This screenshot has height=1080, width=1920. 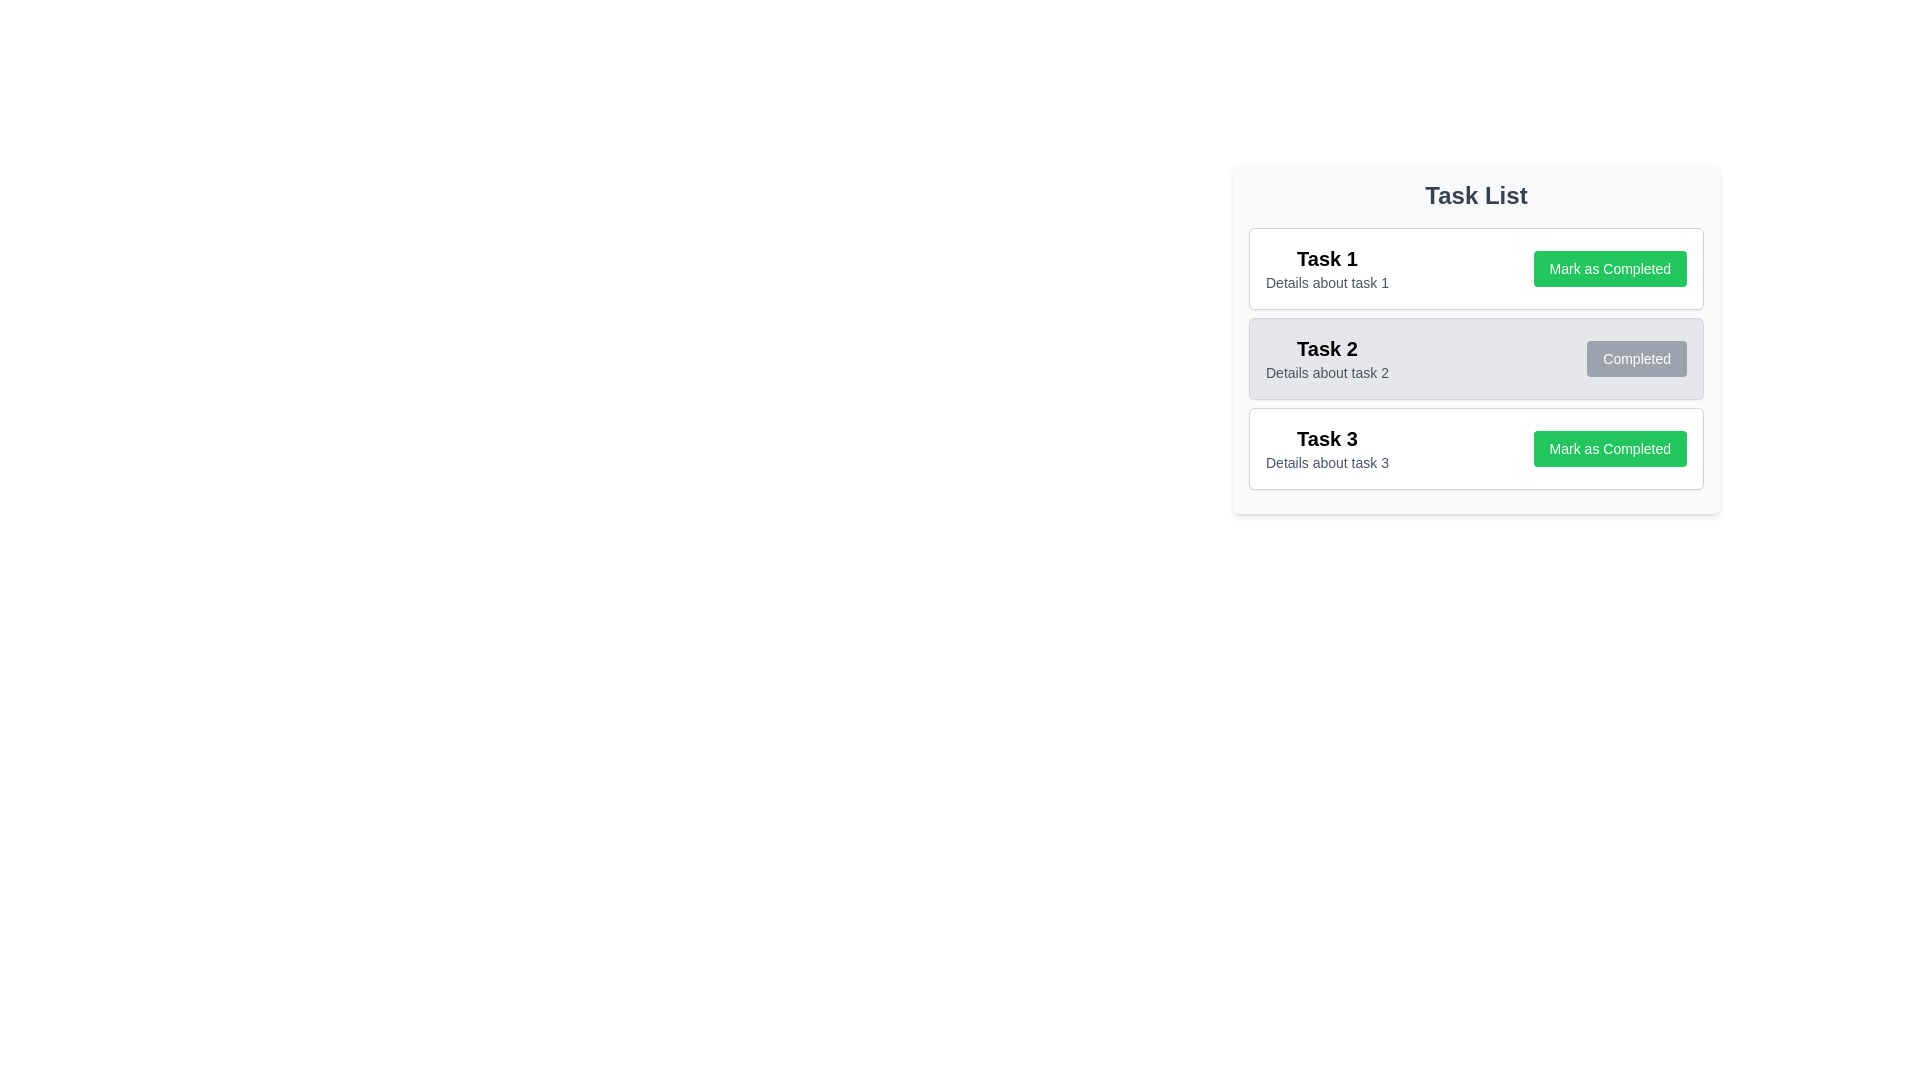 I want to click on the informational text element located beneath the label 'Task 2' in the task list, which provides additional context about the task, so click(x=1327, y=373).